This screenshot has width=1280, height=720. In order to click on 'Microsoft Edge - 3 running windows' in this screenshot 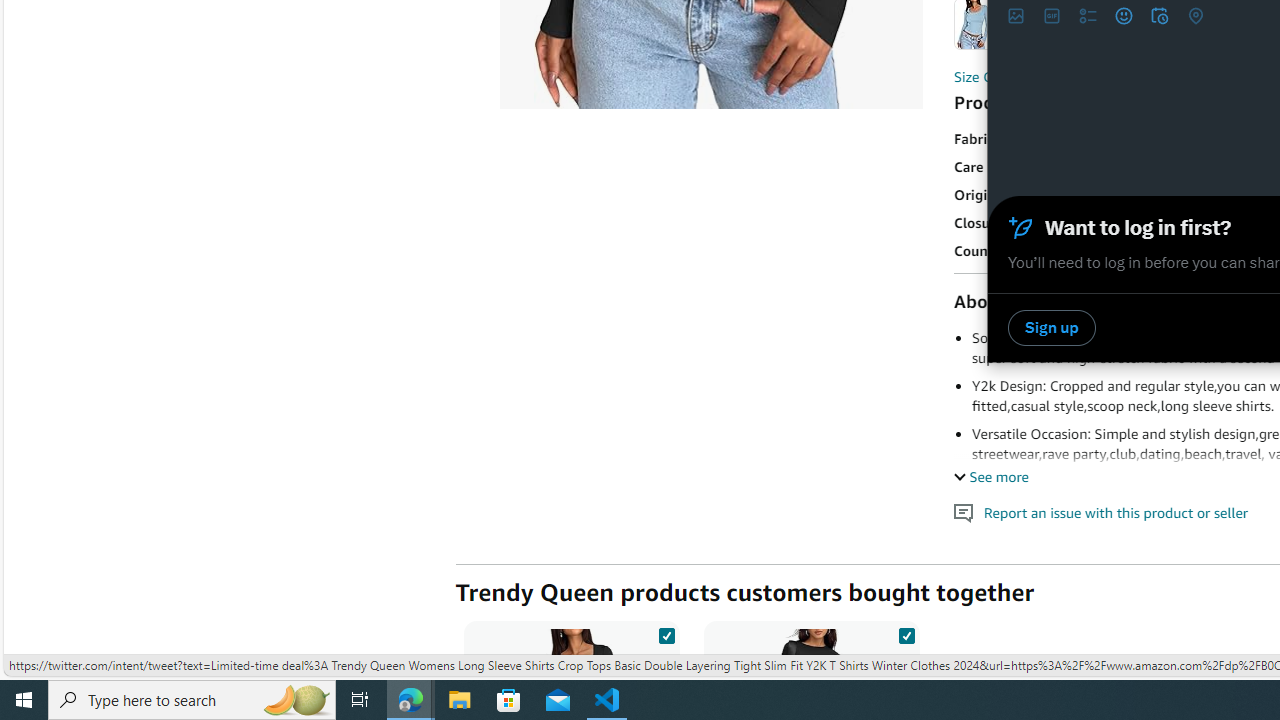, I will do `click(410, 698)`.